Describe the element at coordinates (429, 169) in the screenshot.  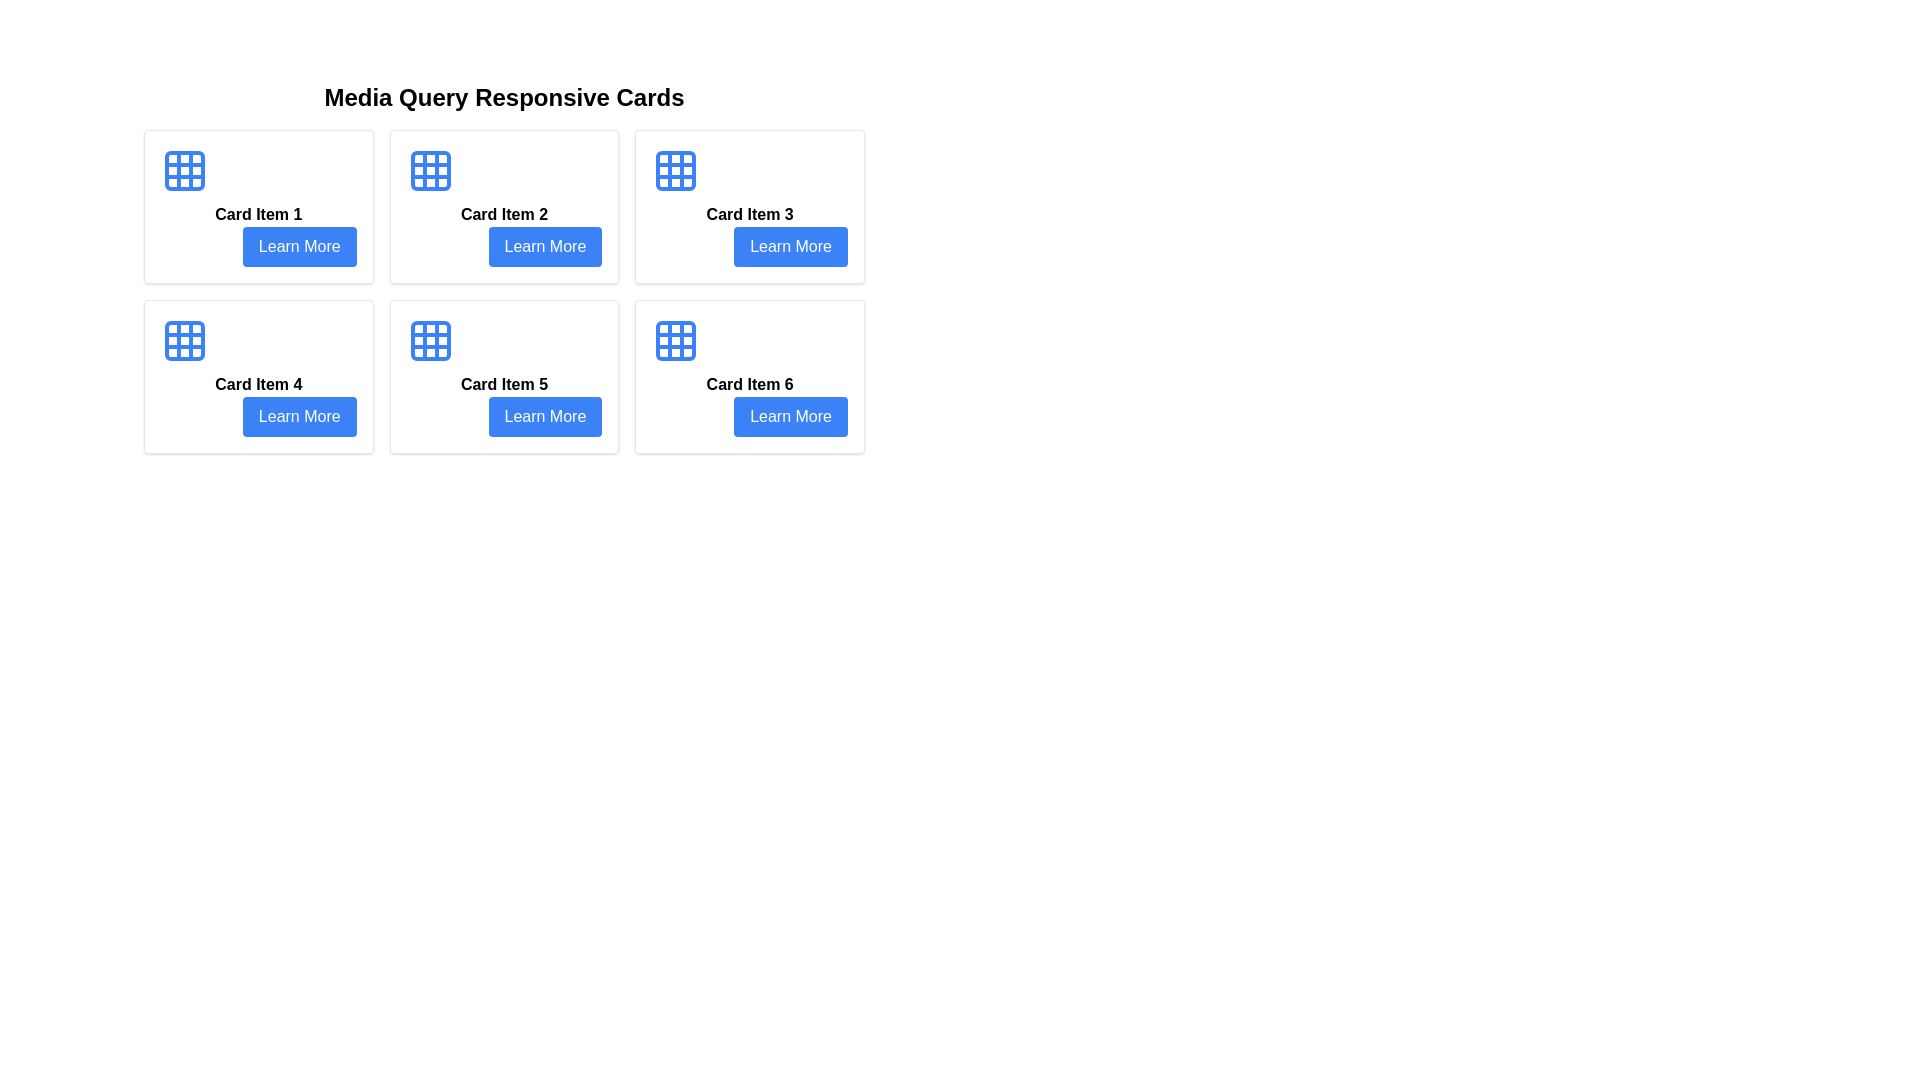
I see `the Decorative Icon Element, which is a square-shaped grid representation with a blue outline located in the top-left segment of Card Item 2` at that location.